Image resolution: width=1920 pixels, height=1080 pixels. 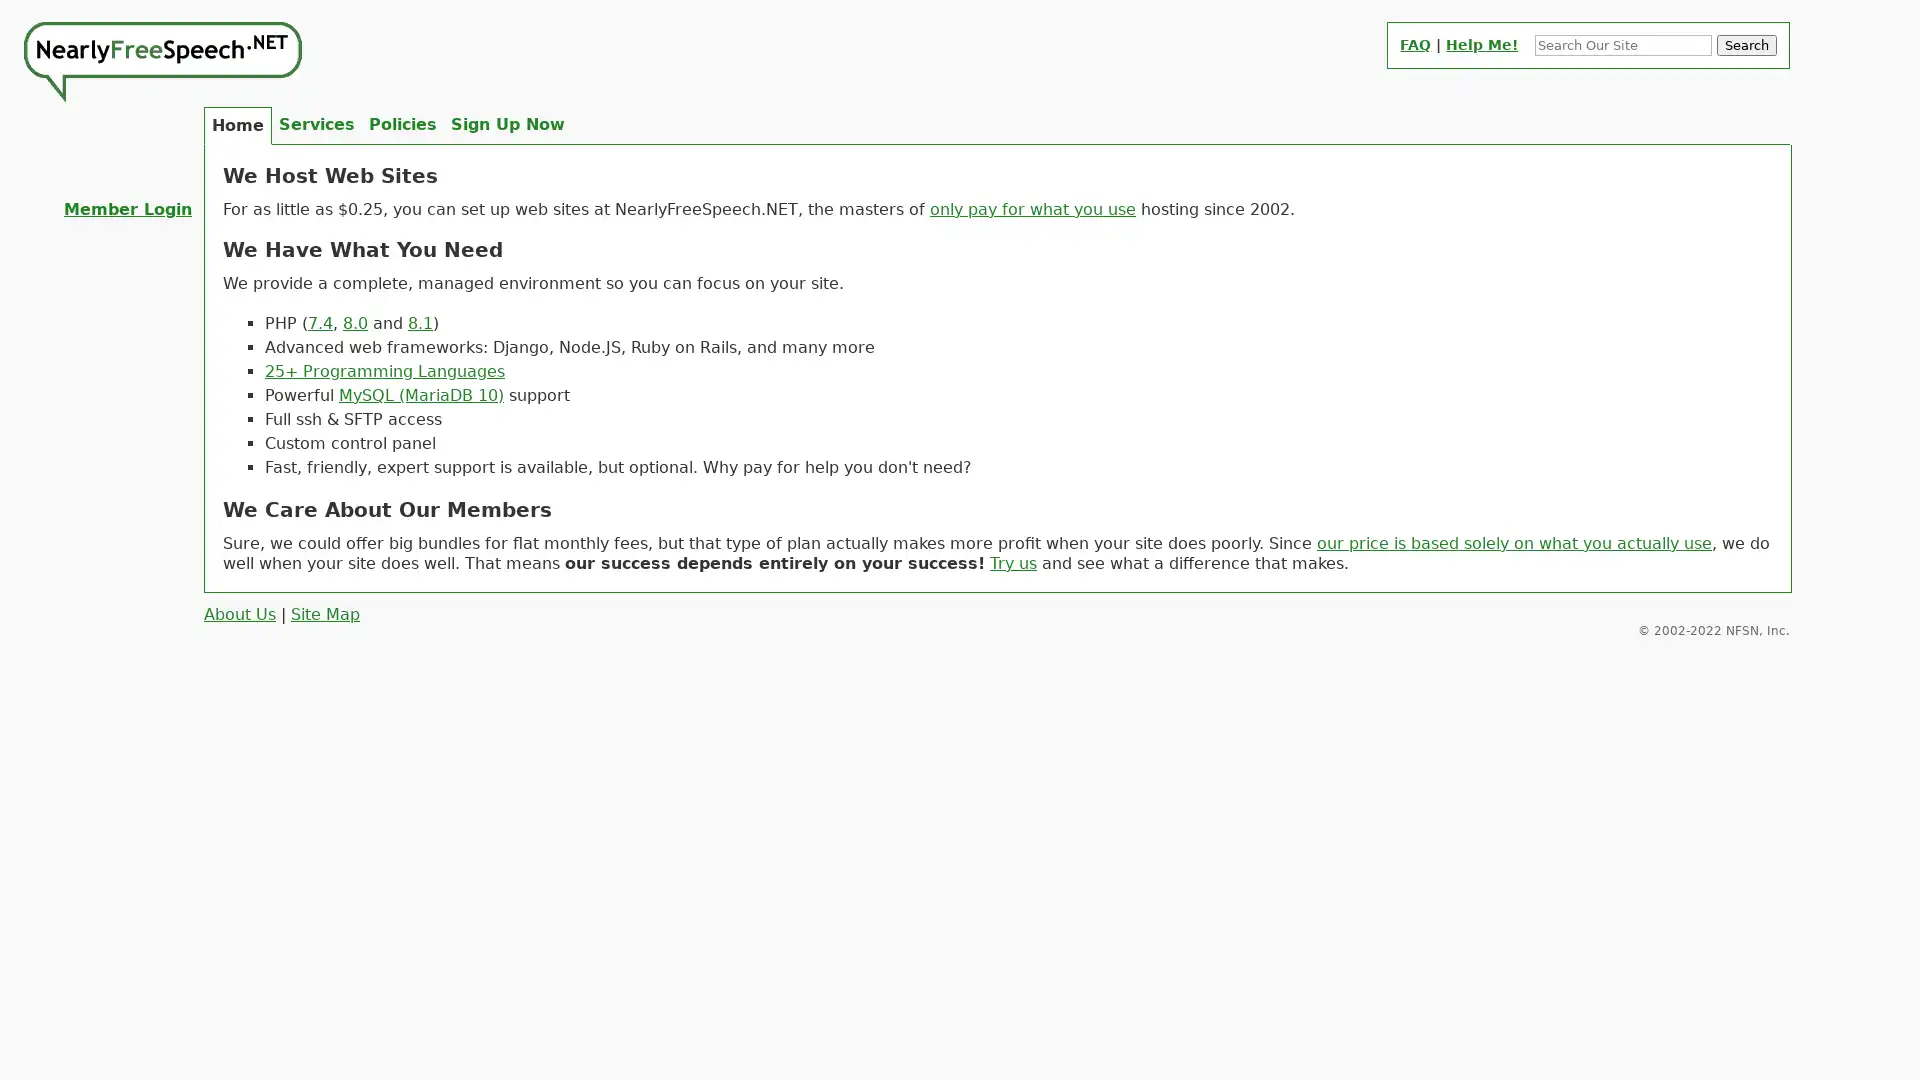 What do you see at coordinates (1746, 45) in the screenshot?
I see `Search` at bounding box center [1746, 45].